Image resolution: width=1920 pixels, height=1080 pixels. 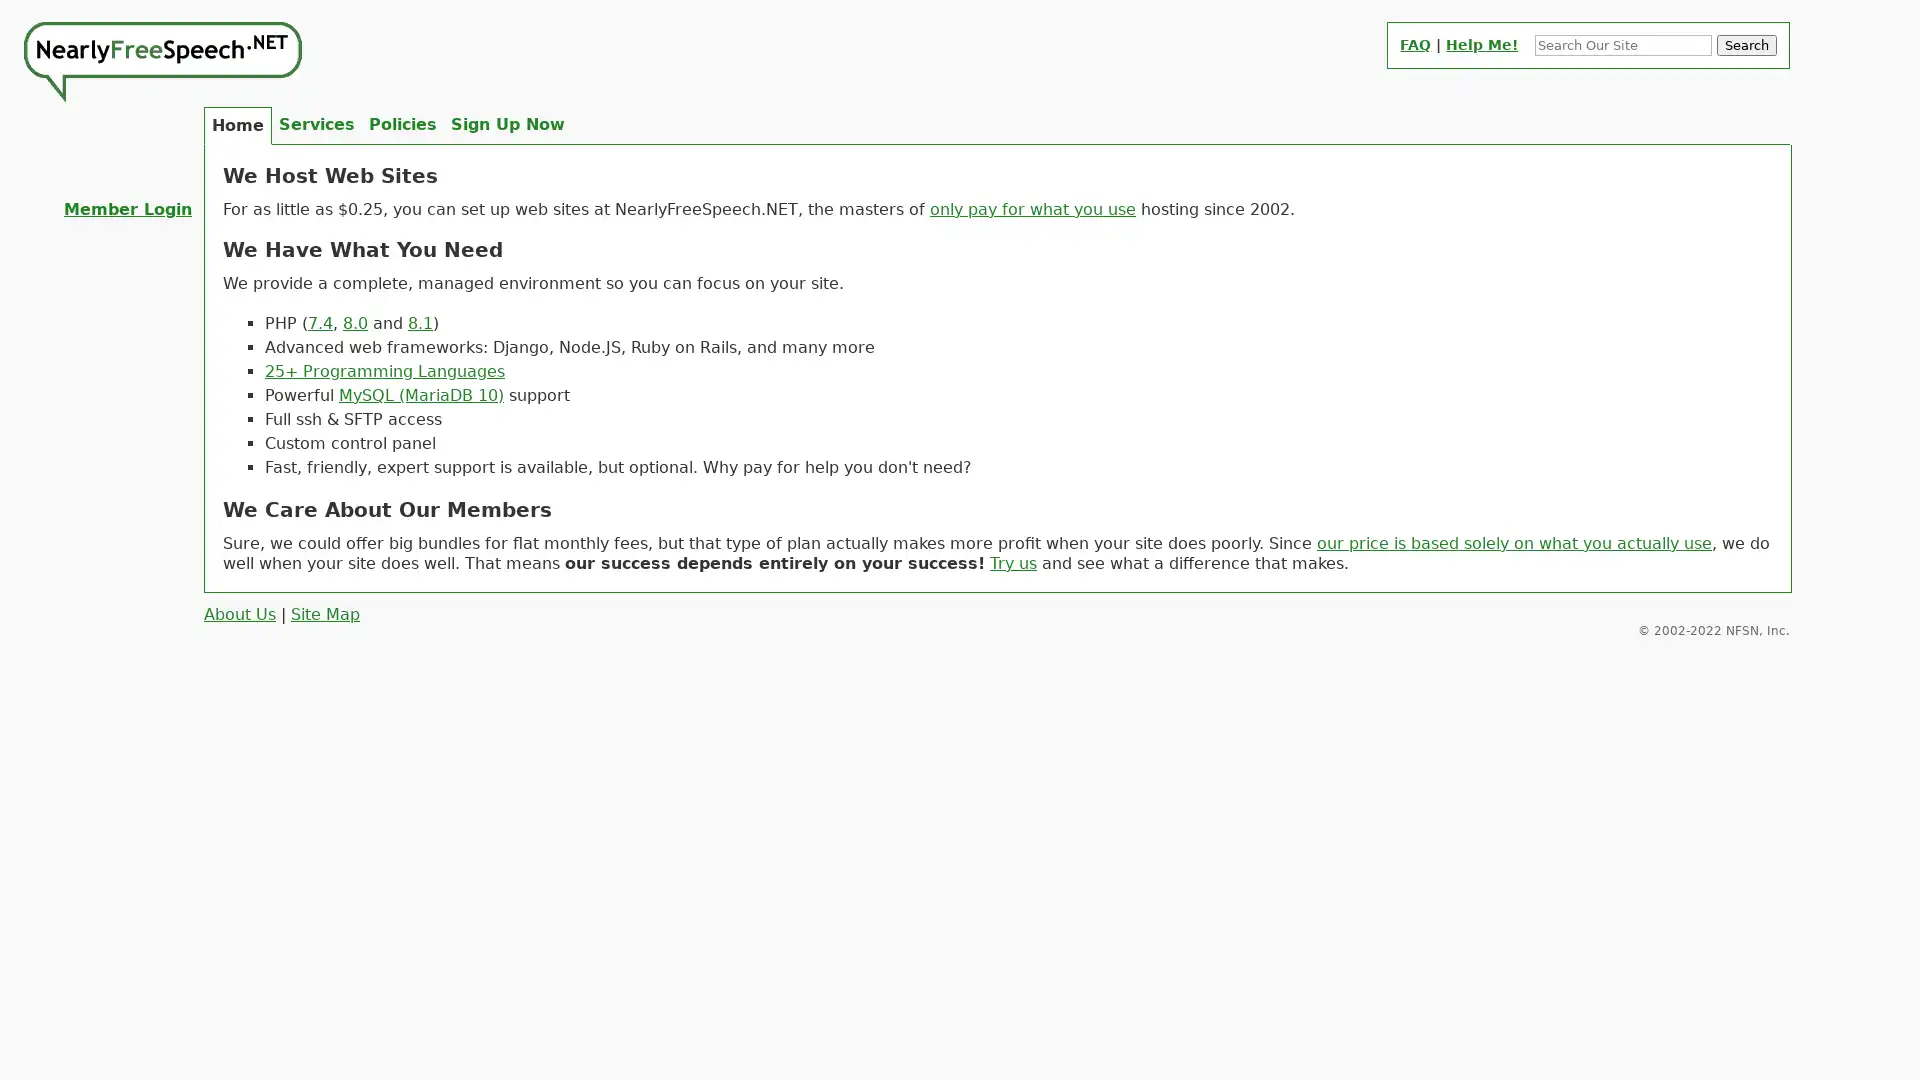 What do you see at coordinates (1746, 45) in the screenshot?
I see `Search` at bounding box center [1746, 45].